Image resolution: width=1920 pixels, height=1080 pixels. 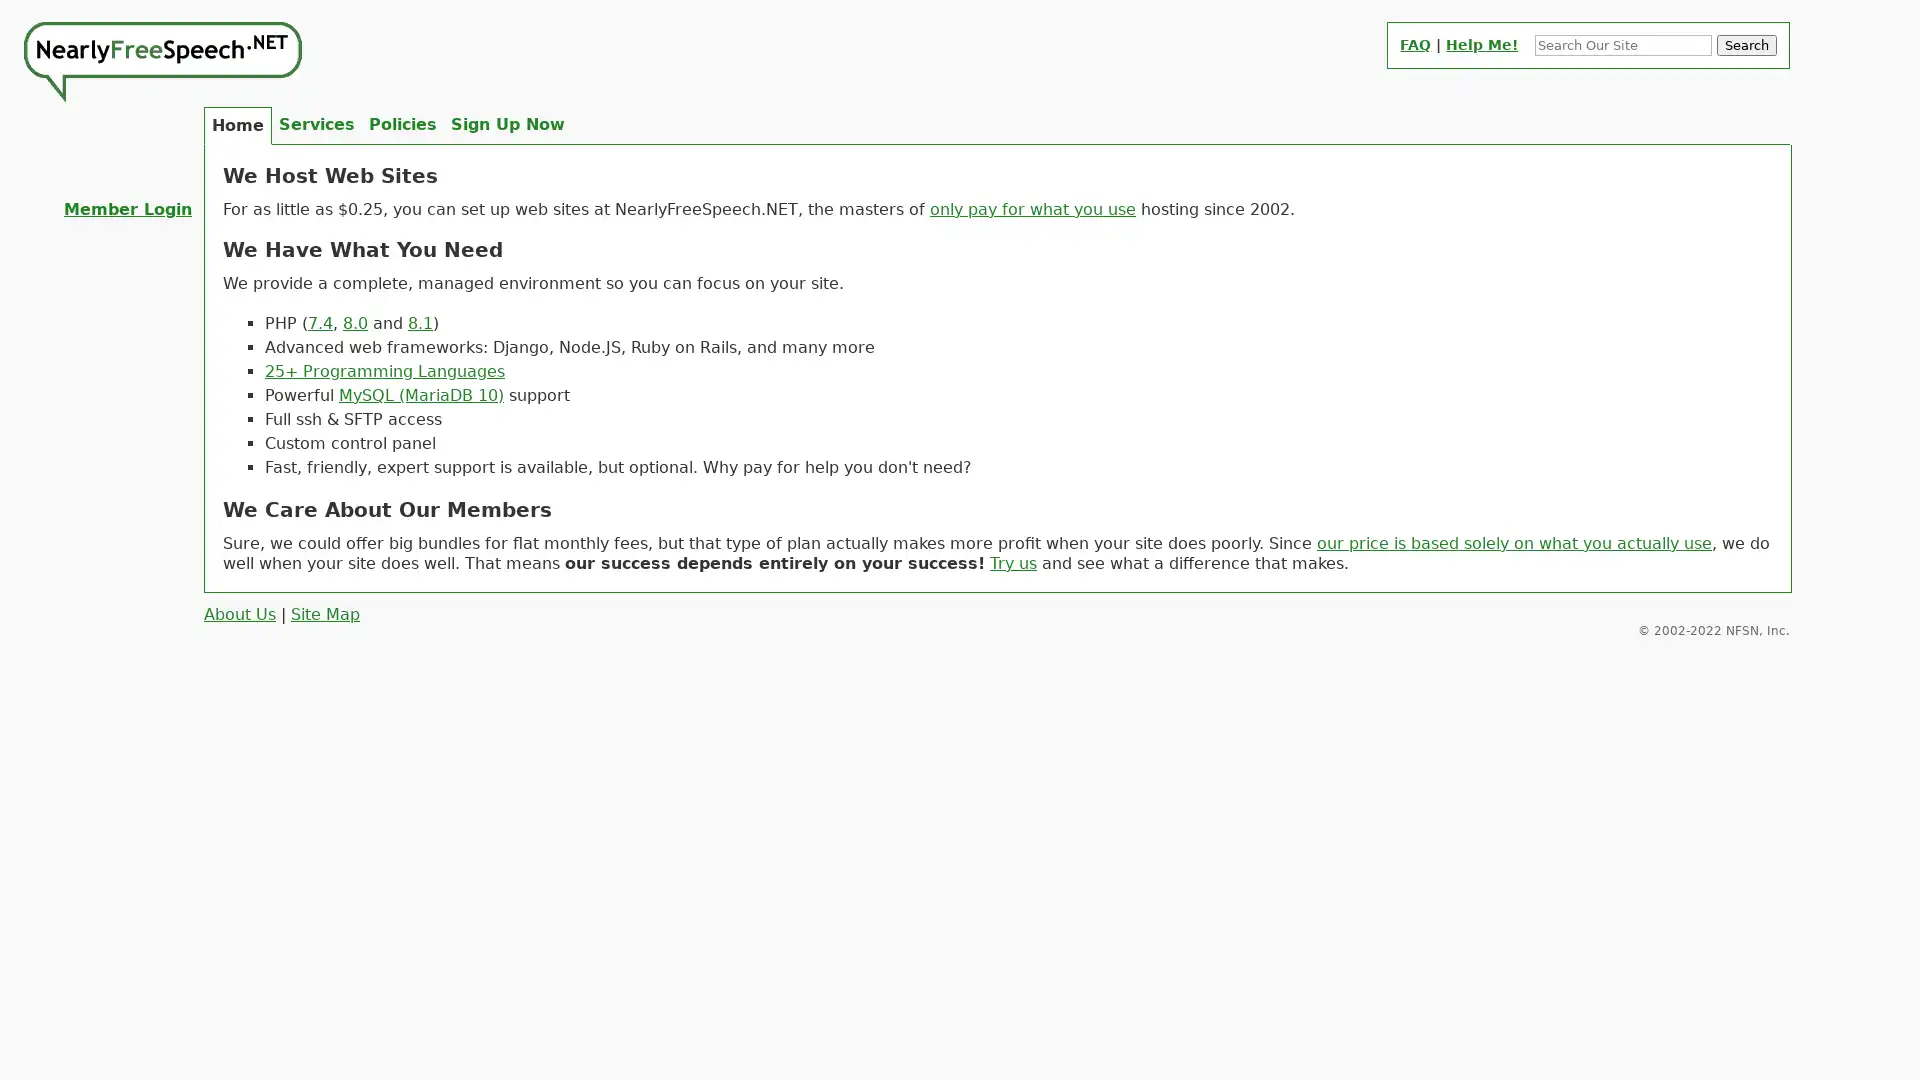 What do you see at coordinates (1746, 45) in the screenshot?
I see `Search` at bounding box center [1746, 45].